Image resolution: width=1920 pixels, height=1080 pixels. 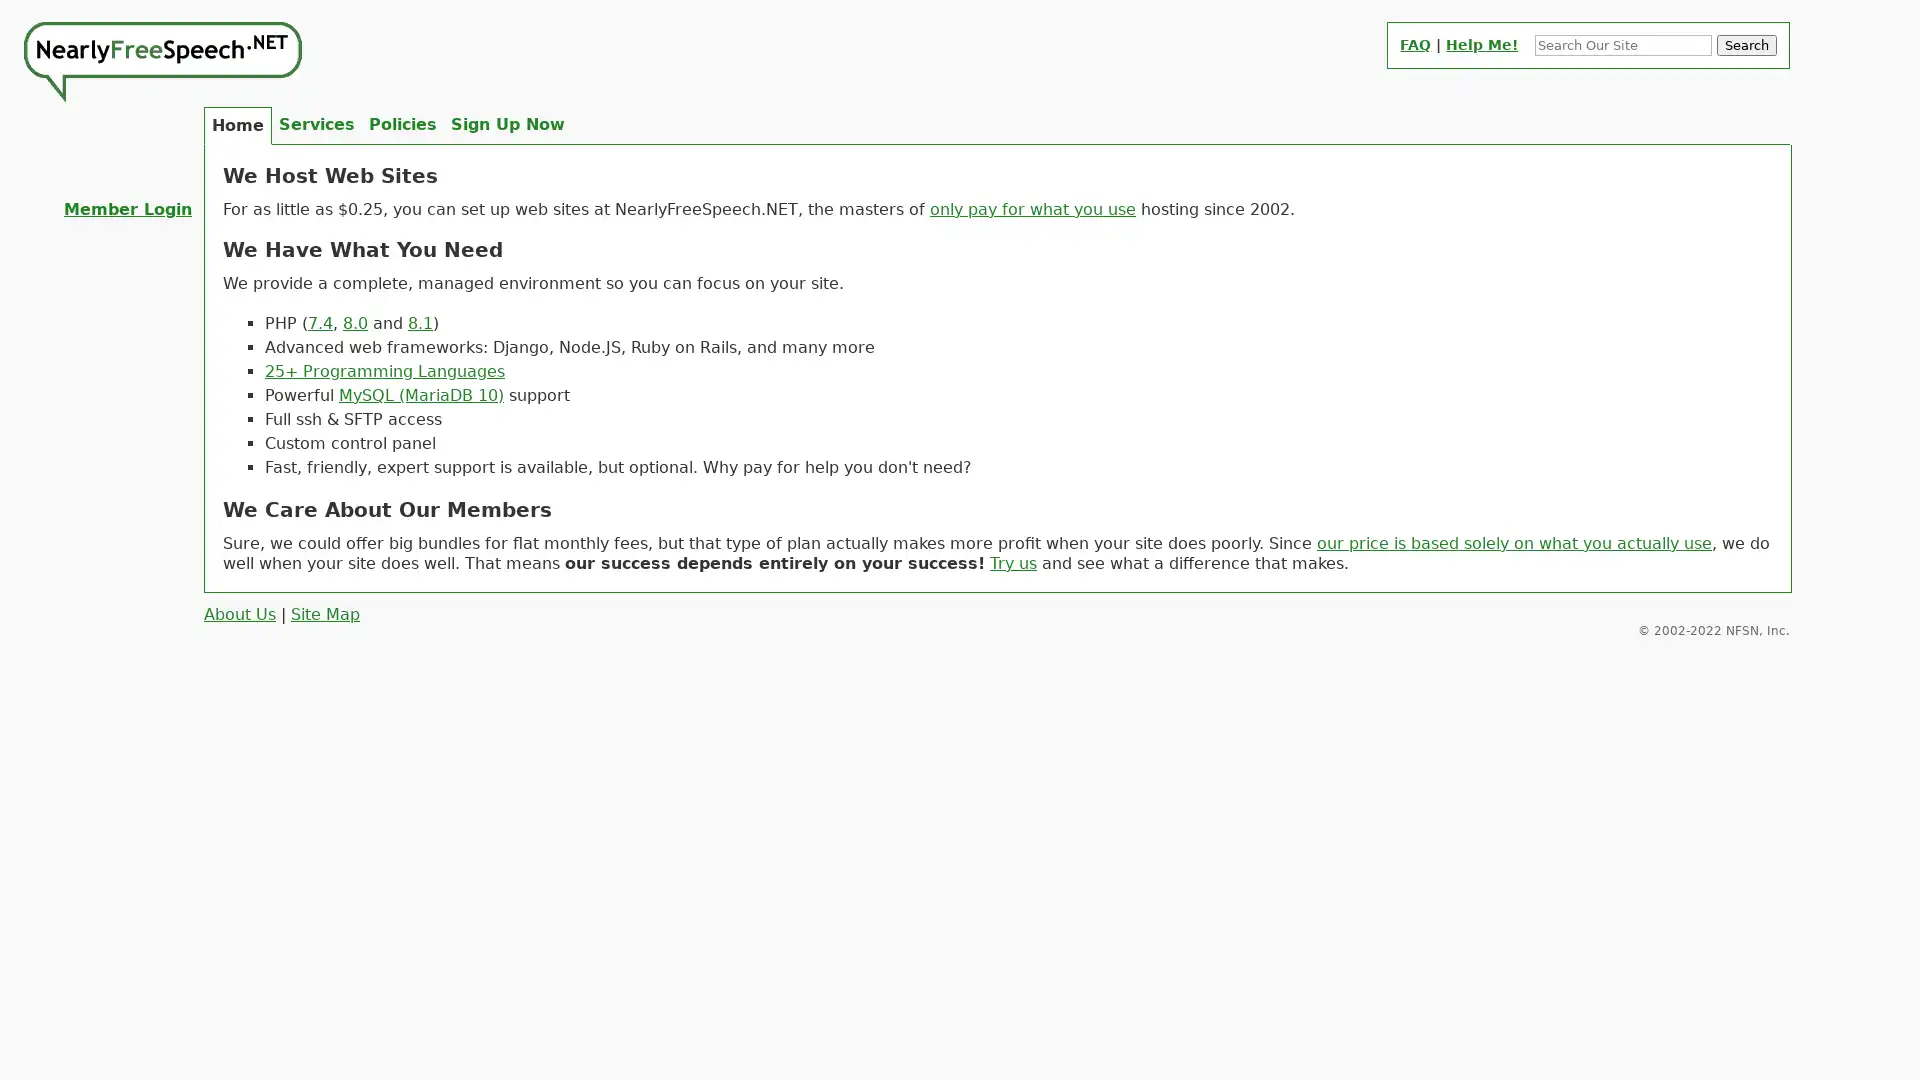 What do you see at coordinates (1746, 45) in the screenshot?
I see `Search` at bounding box center [1746, 45].